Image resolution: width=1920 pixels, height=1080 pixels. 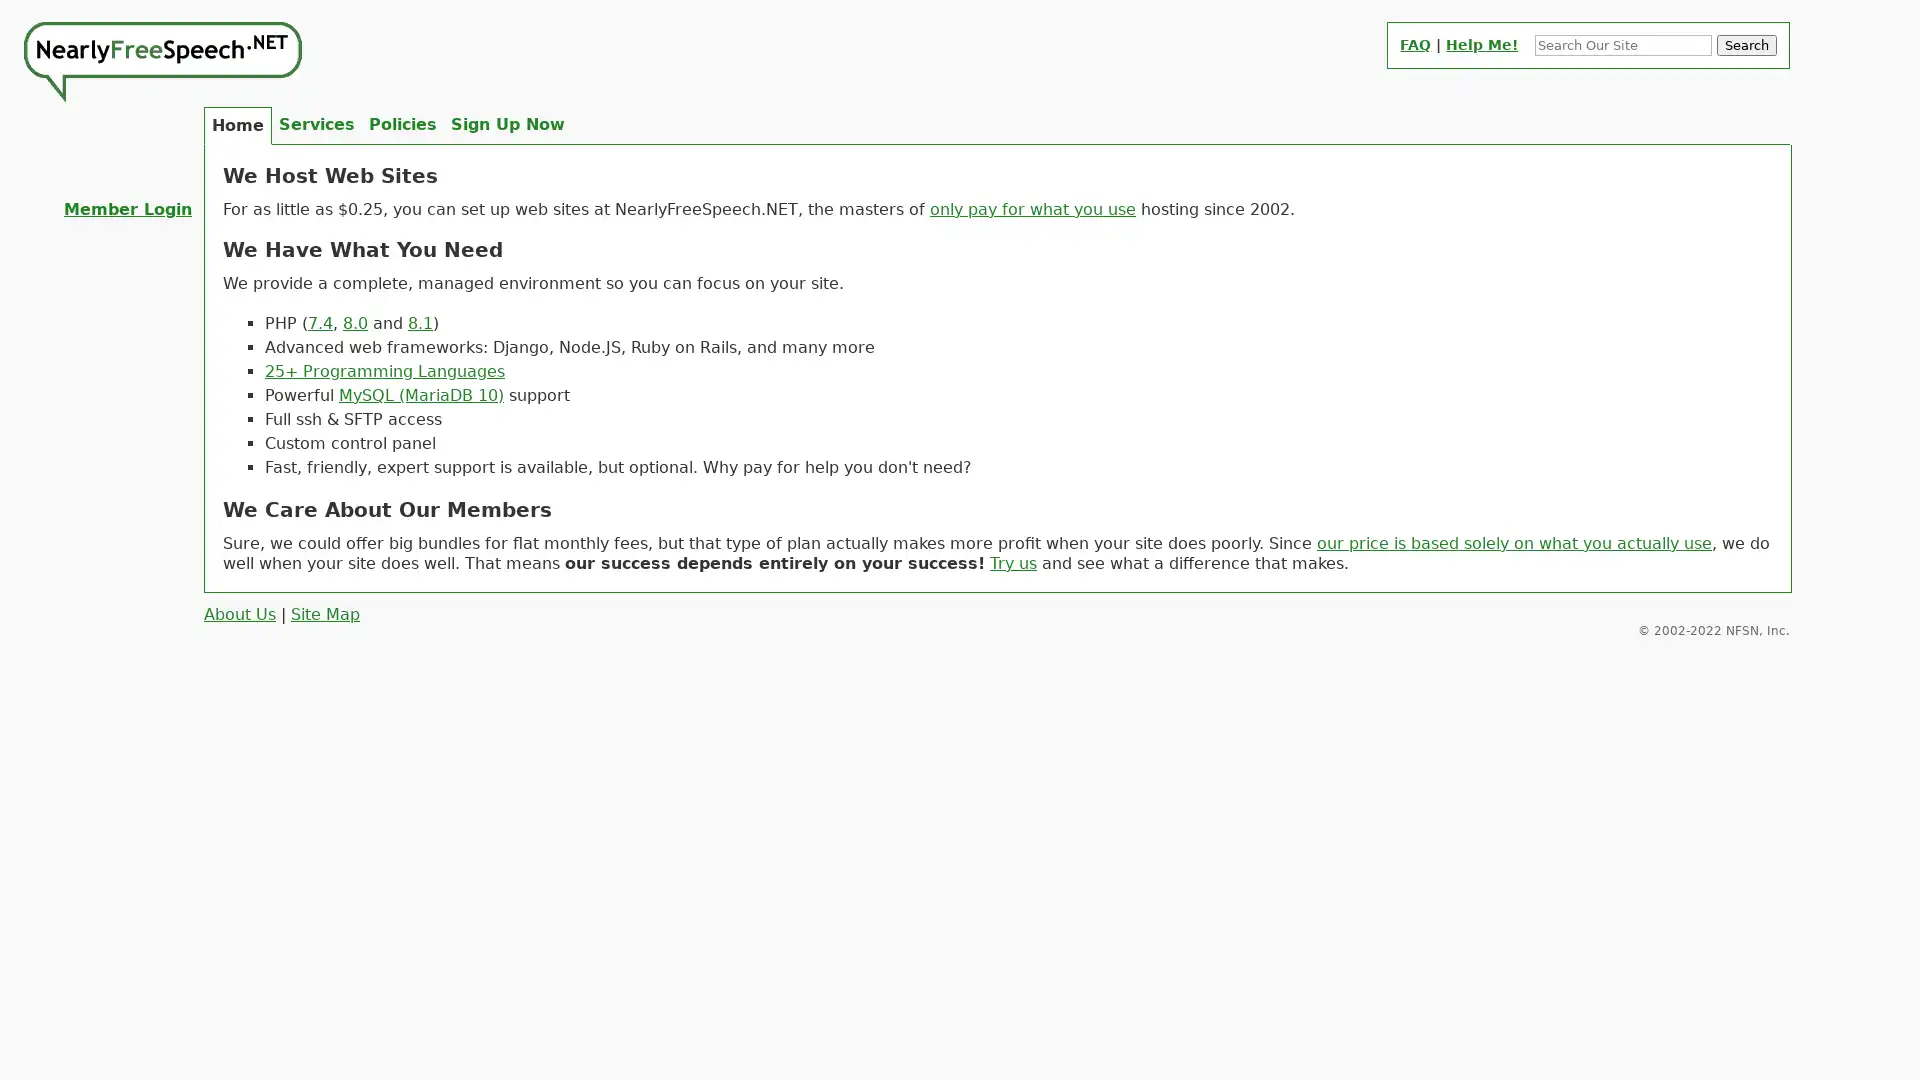 What do you see at coordinates (1746, 45) in the screenshot?
I see `Search` at bounding box center [1746, 45].